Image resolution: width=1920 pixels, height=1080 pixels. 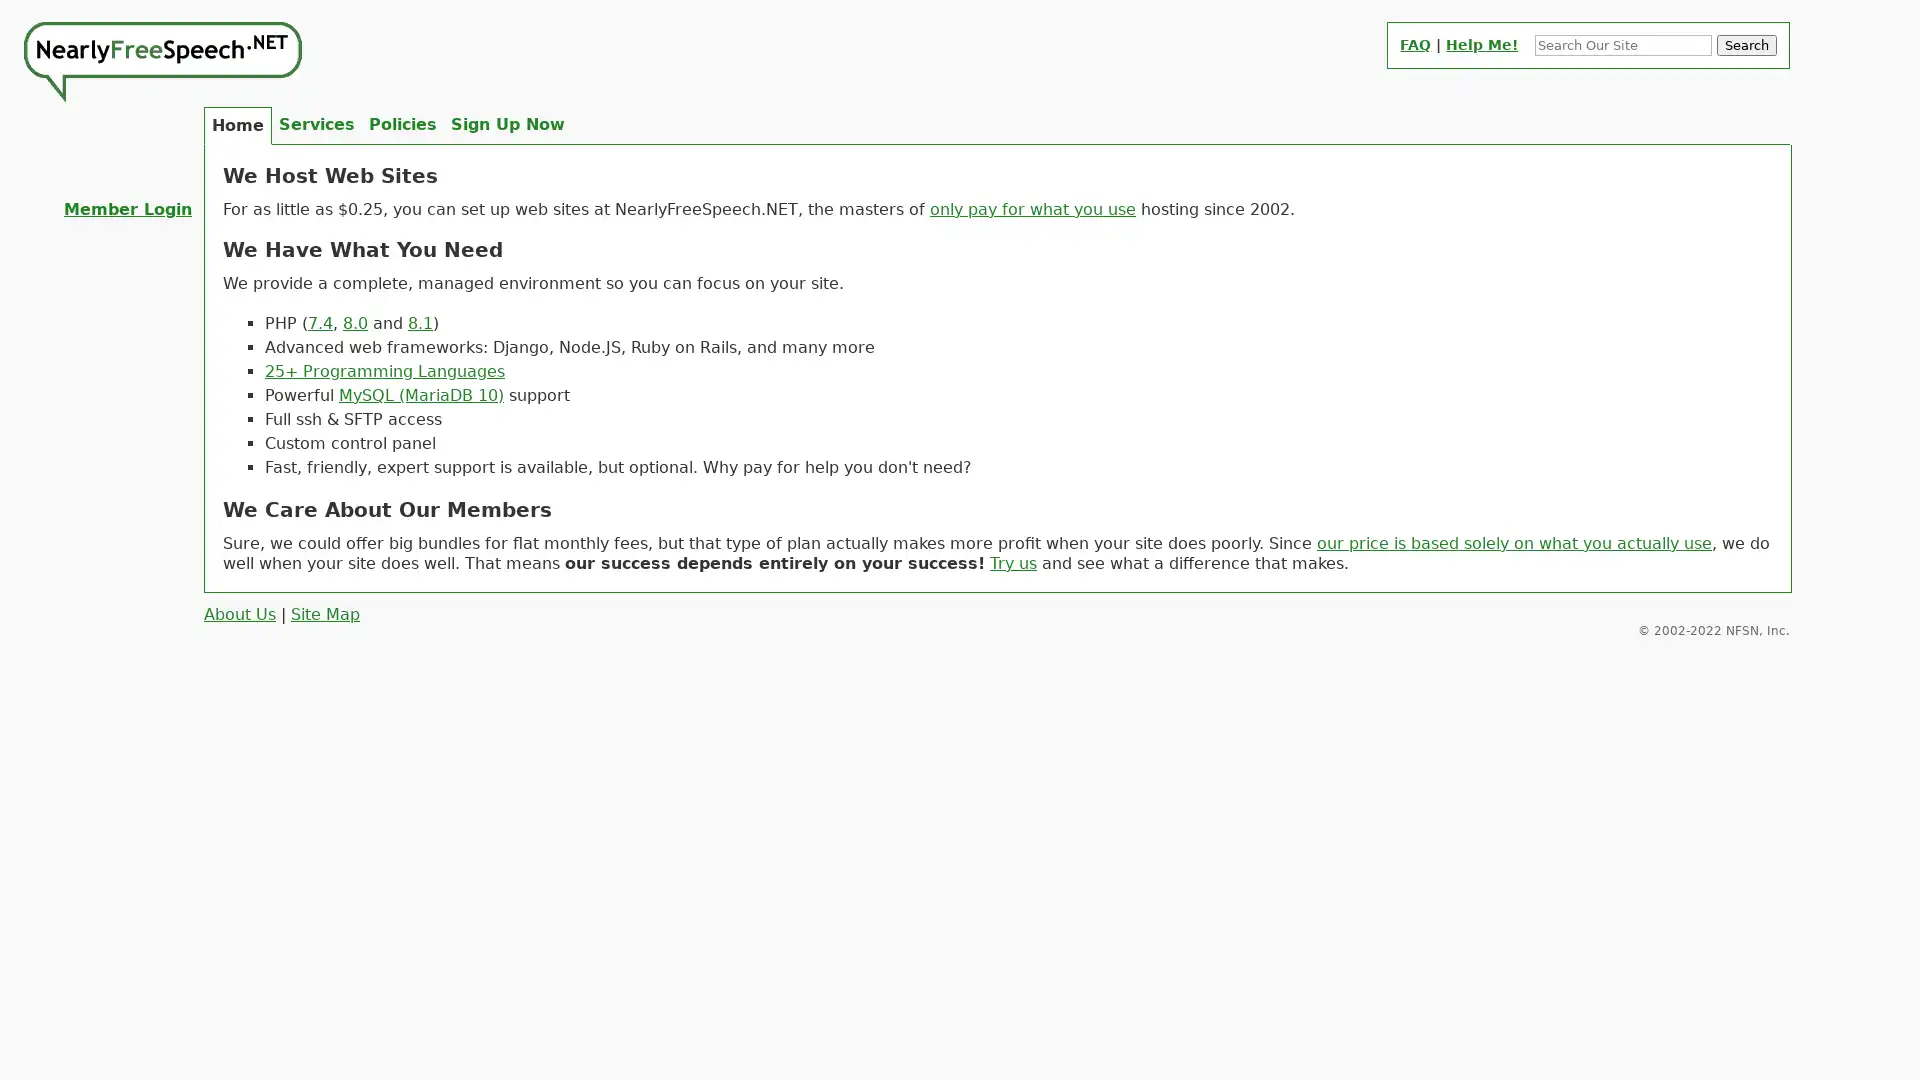 What do you see at coordinates (1746, 45) in the screenshot?
I see `Search` at bounding box center [1746, 45].